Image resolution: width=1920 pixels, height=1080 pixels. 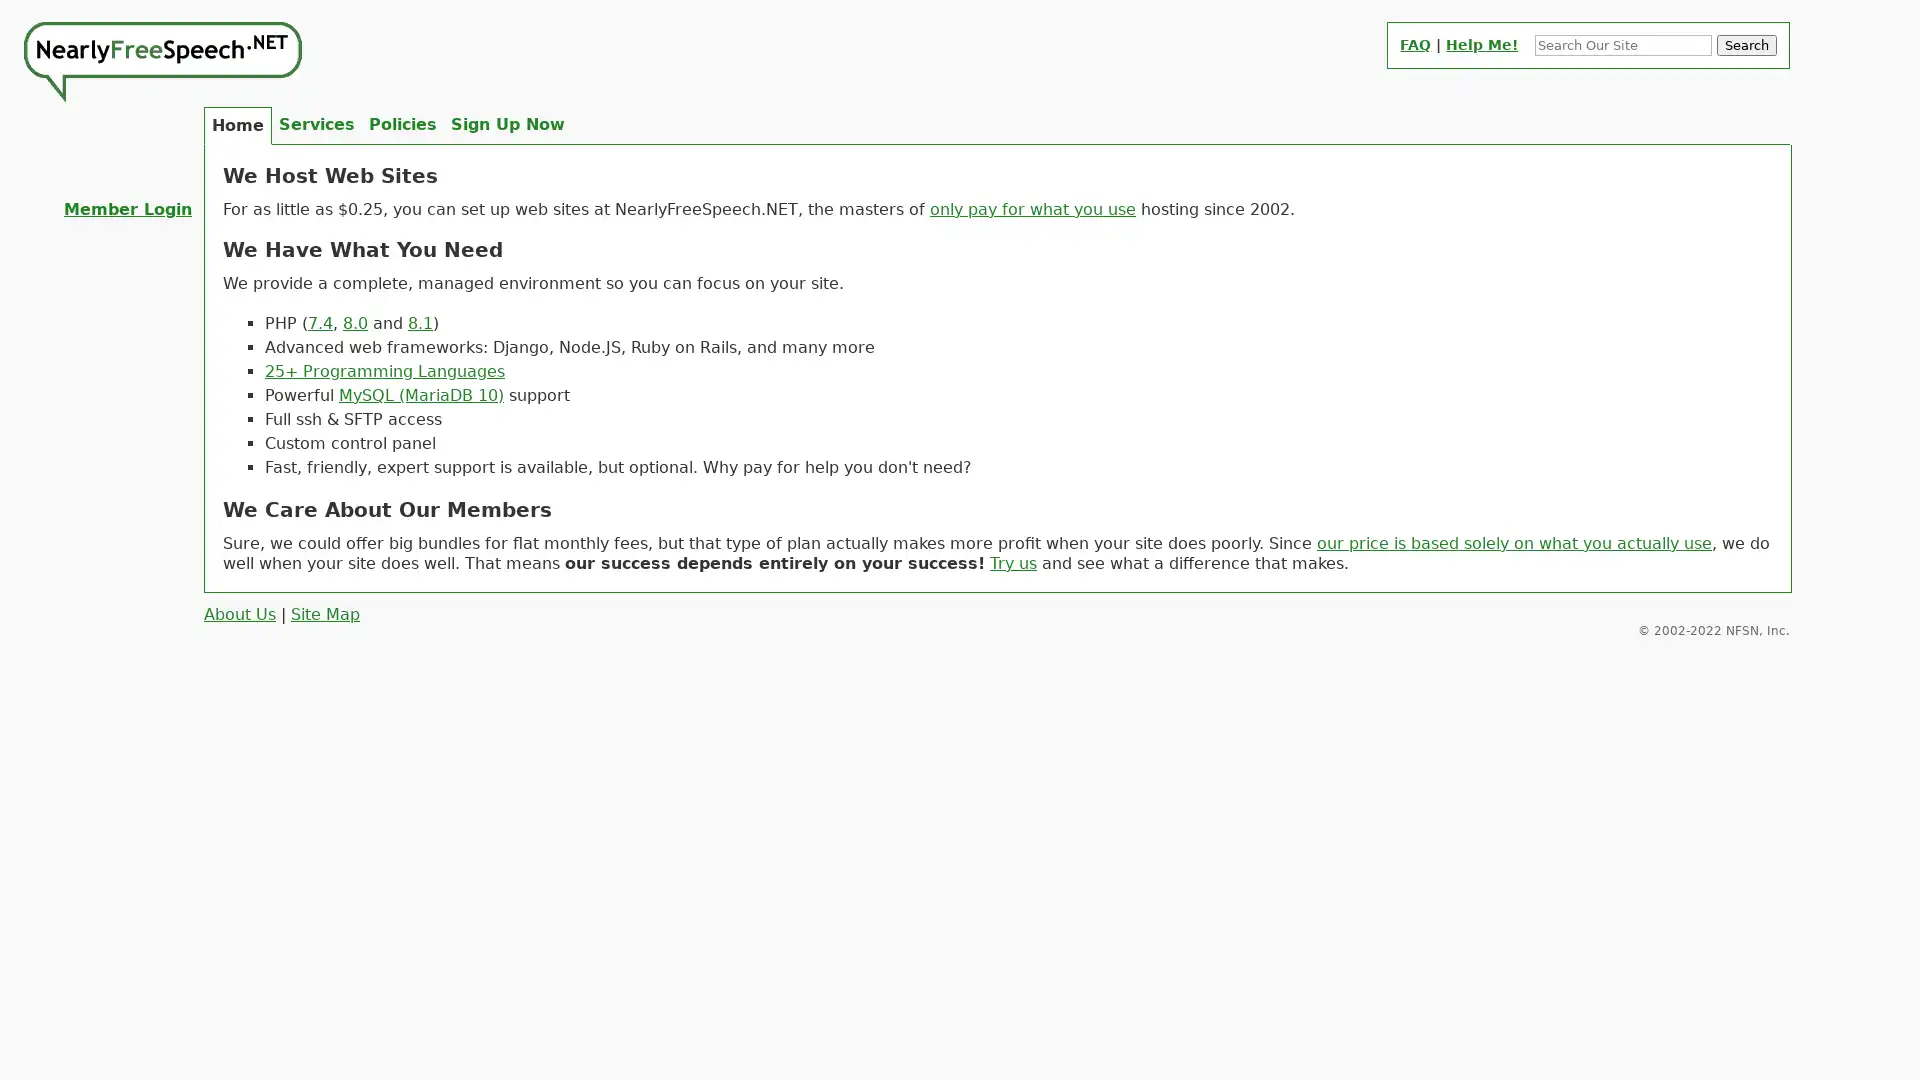 What do you see at coordinates (1746, 45) in the screenshot?
I see `Search` at bounding box center [1746, 45].